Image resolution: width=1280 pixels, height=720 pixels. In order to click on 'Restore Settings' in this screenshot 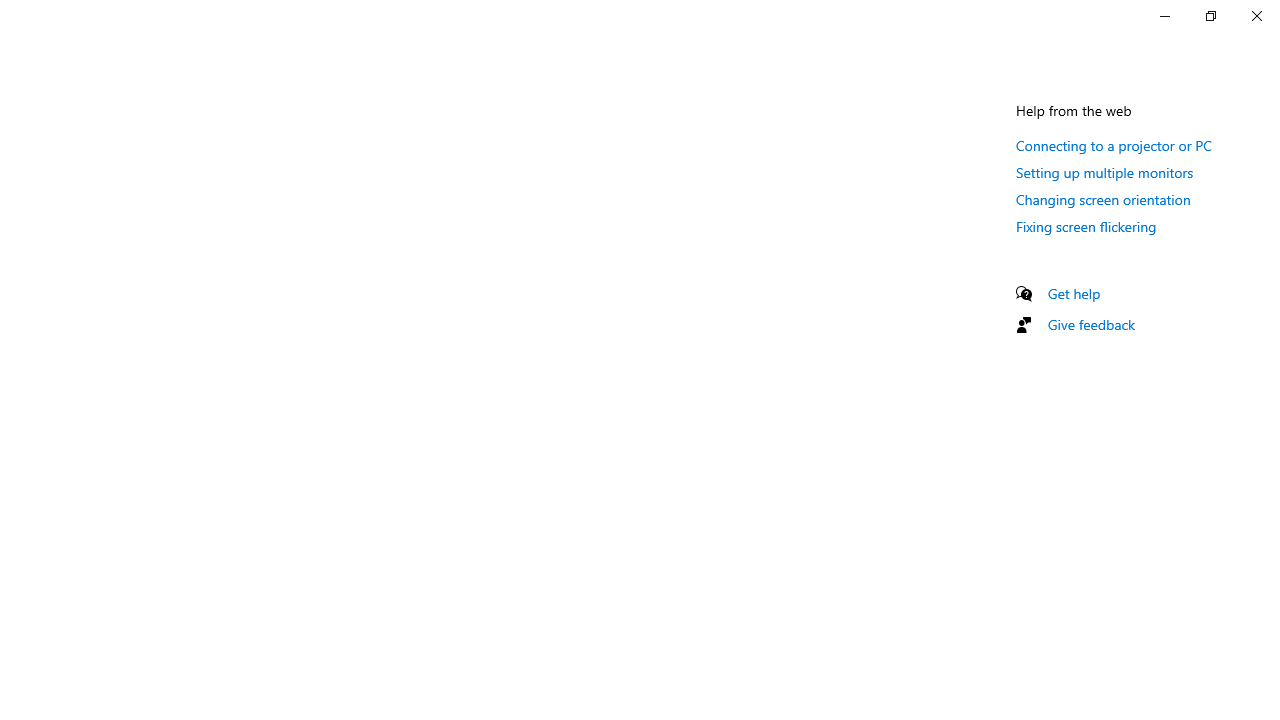, I will do `click(1209, 15)`.